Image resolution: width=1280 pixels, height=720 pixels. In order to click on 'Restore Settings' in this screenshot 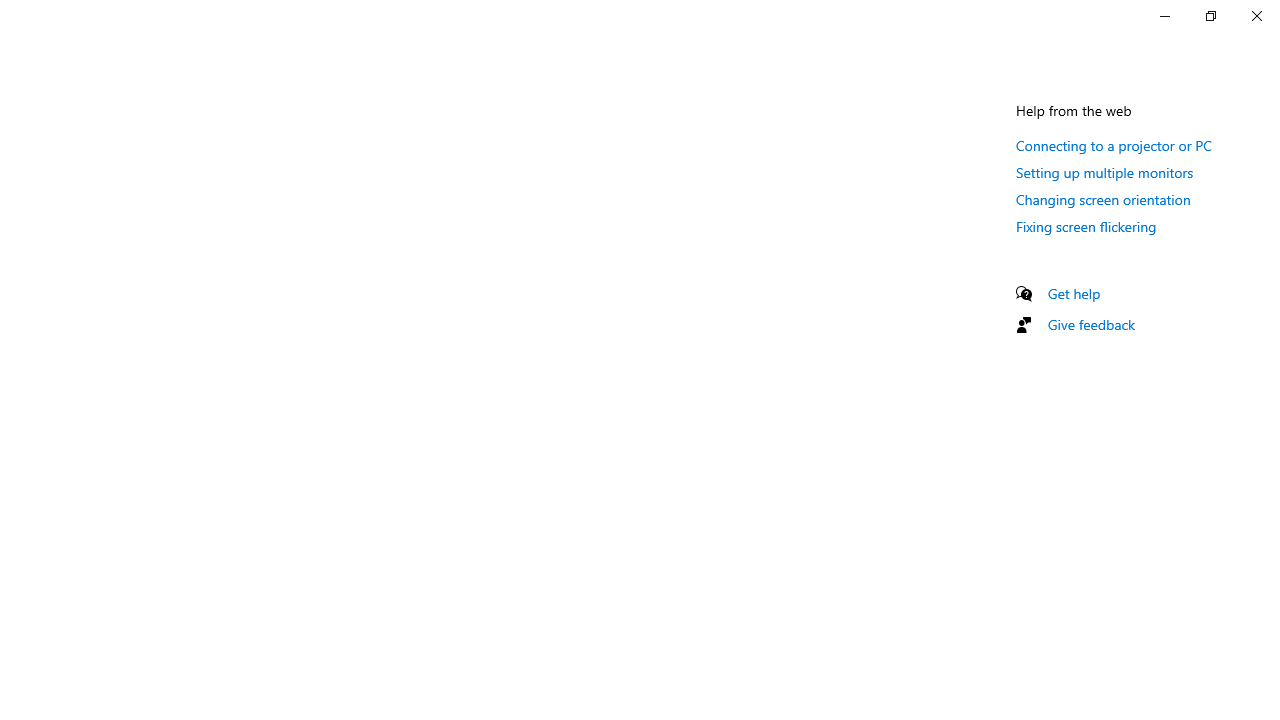, I will do `click(1209, 15)`.